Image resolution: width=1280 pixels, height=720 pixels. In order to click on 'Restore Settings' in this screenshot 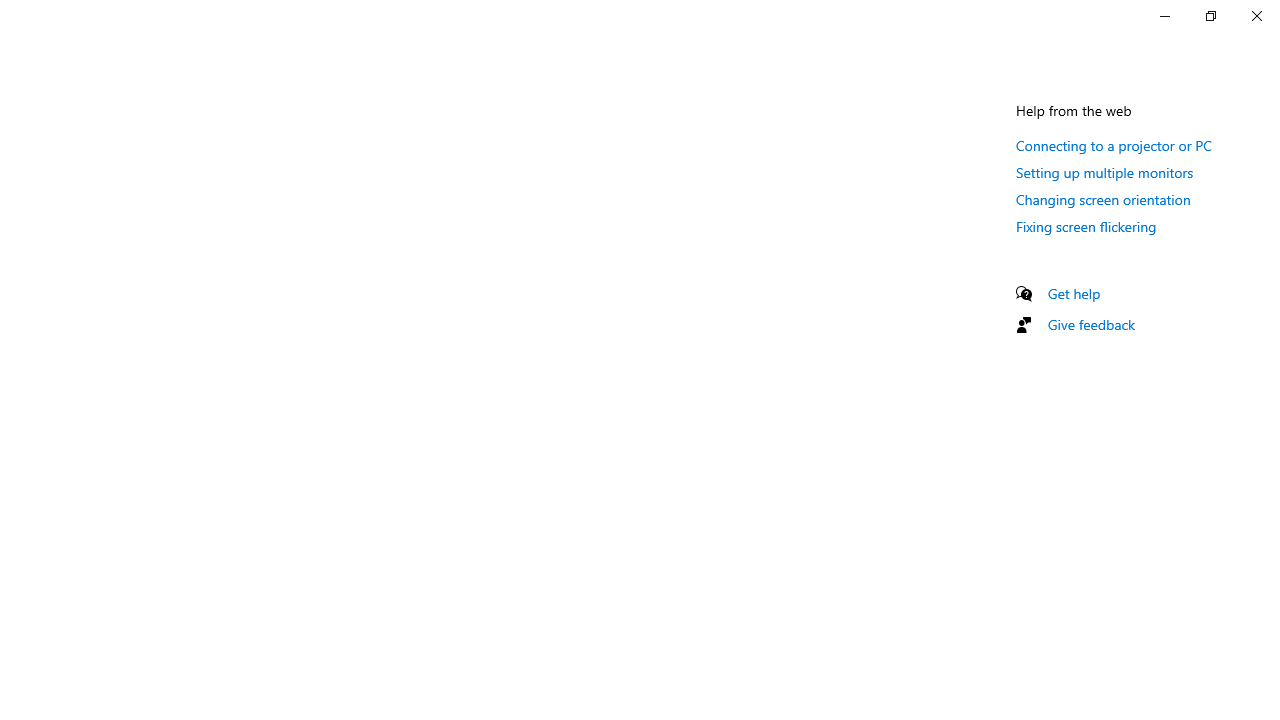, I will do `click(1209, 15)`.